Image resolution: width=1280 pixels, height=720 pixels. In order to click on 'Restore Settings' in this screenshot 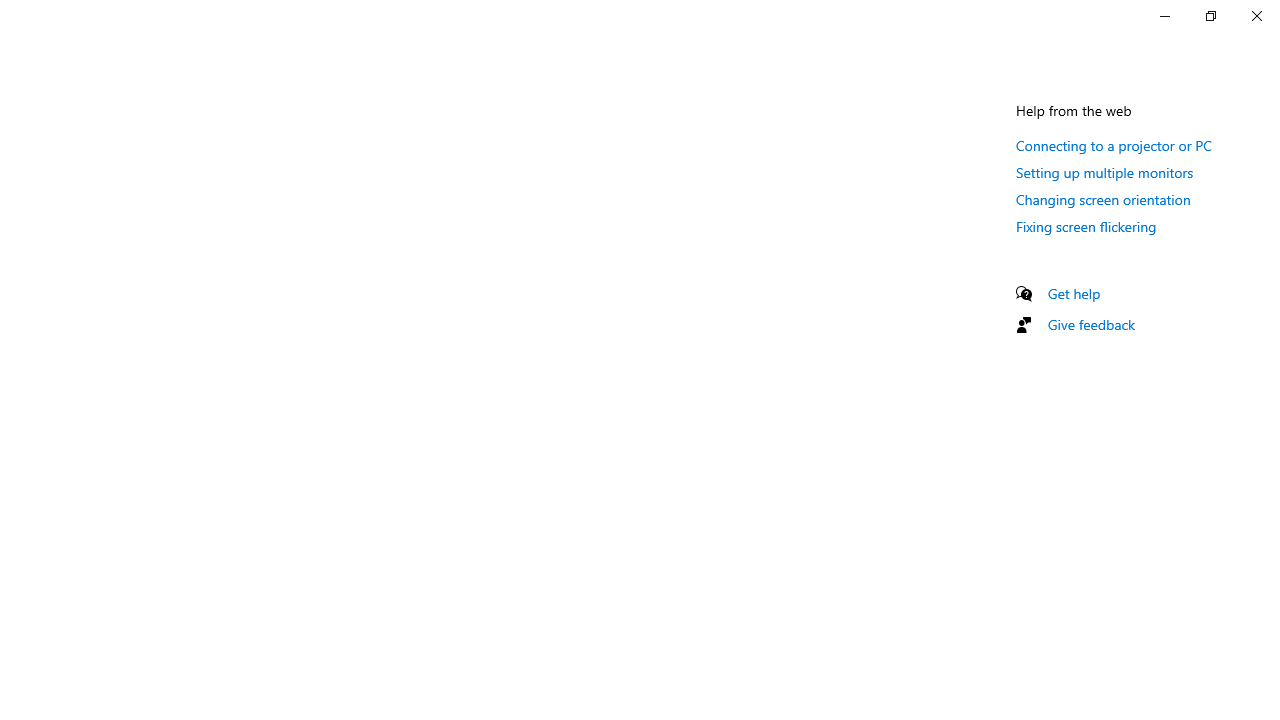, I will do `click(1209, 15)`.